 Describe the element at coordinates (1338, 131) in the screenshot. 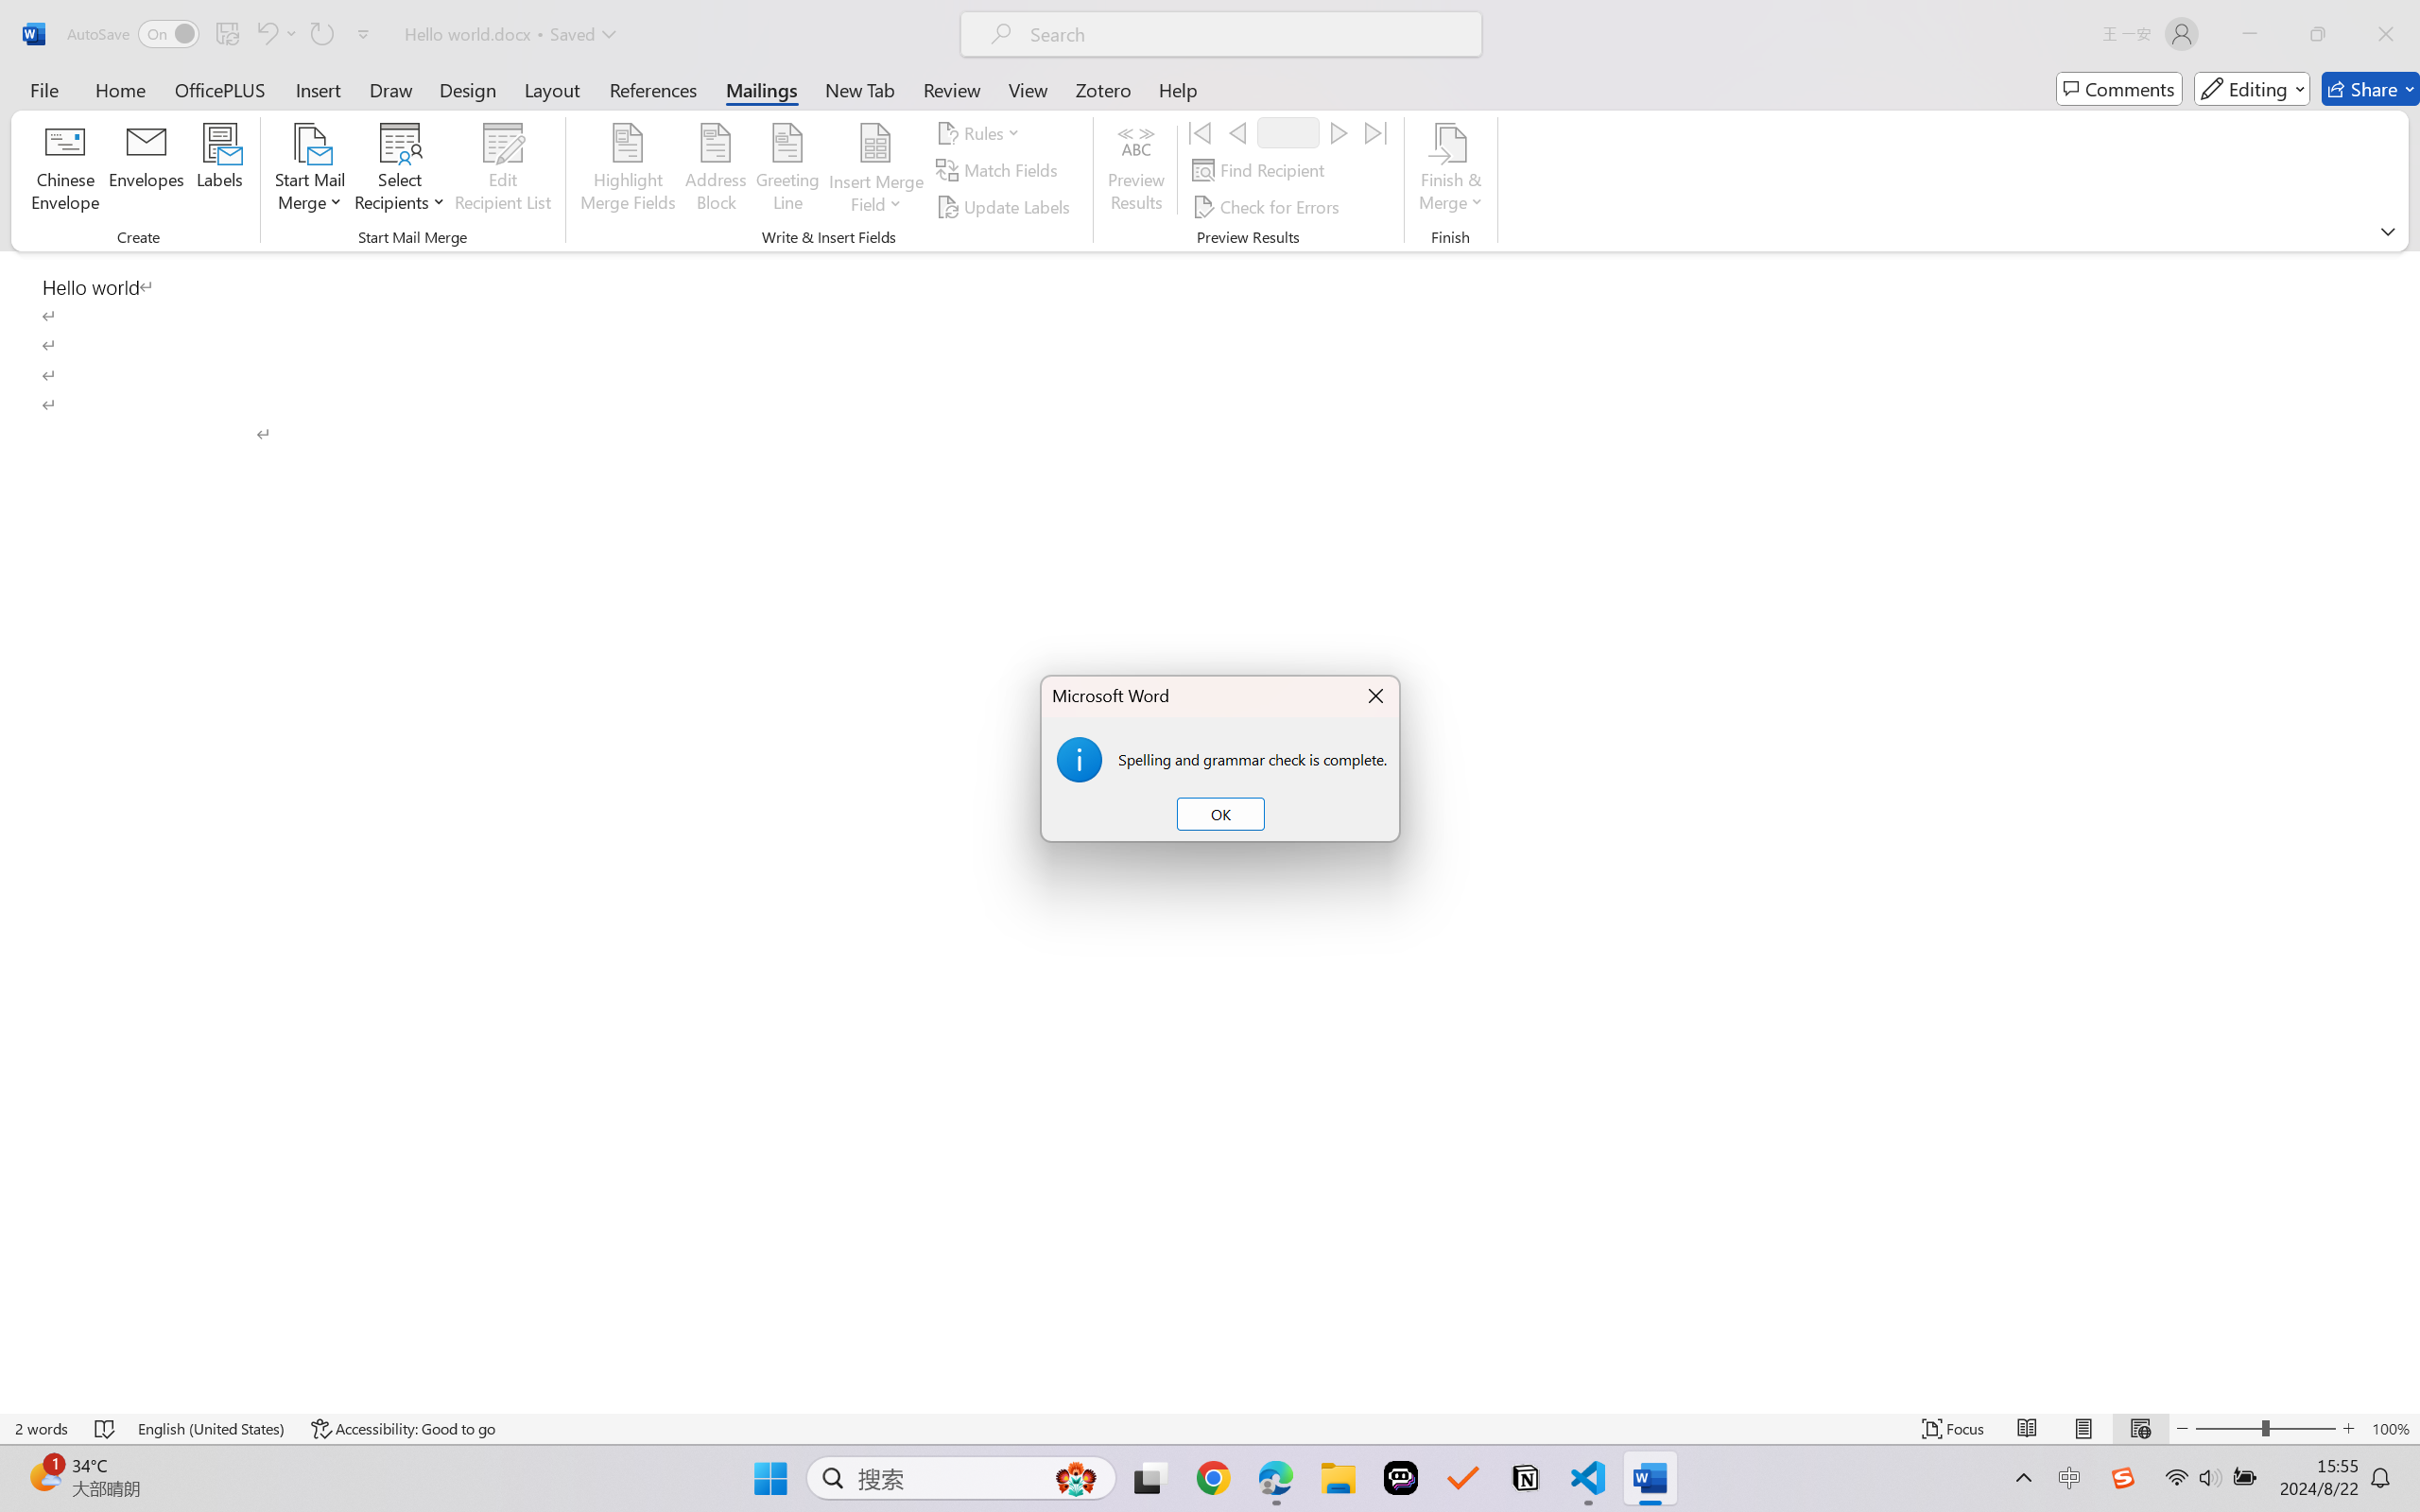

I see `'Next'` at that location.